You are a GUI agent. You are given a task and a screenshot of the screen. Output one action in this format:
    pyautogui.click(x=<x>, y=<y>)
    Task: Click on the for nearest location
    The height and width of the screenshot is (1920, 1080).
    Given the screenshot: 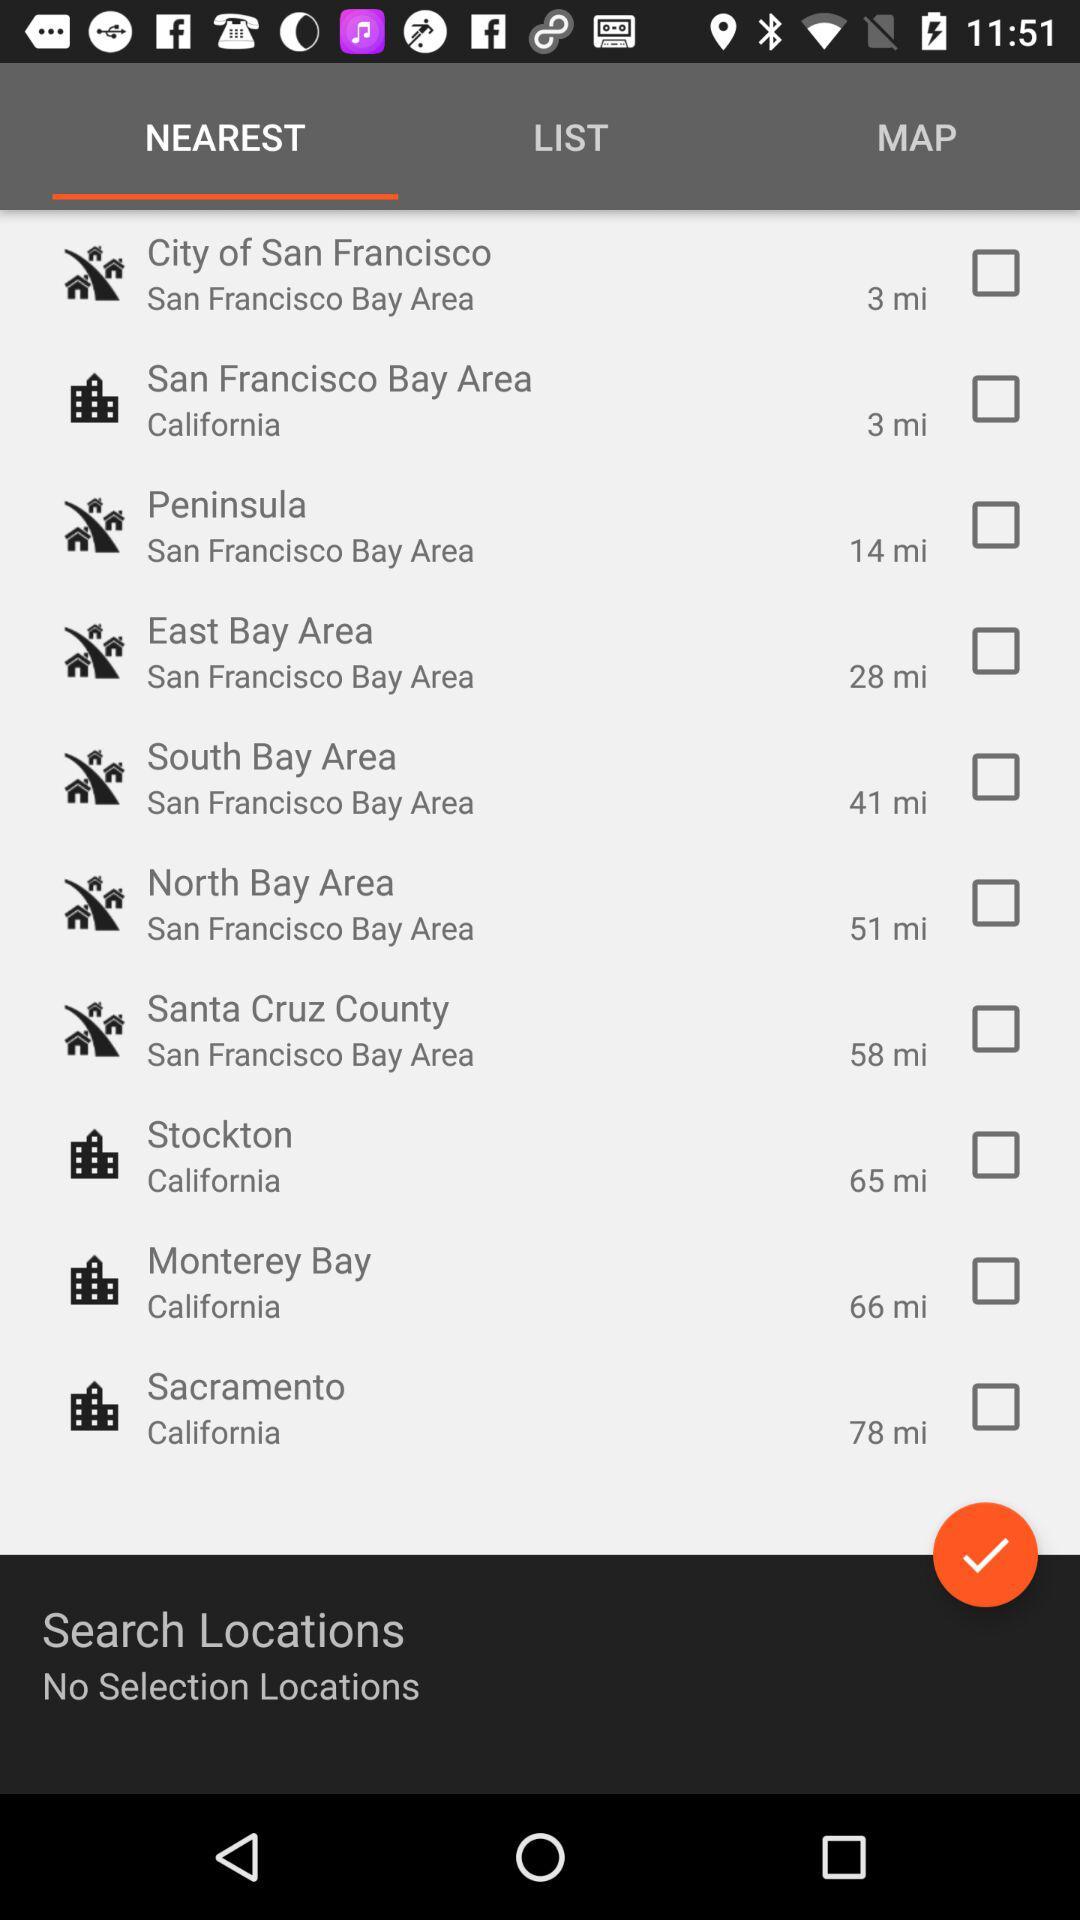 What is the action you would take?
    pyautogui.click(x=995, y=1281)
    